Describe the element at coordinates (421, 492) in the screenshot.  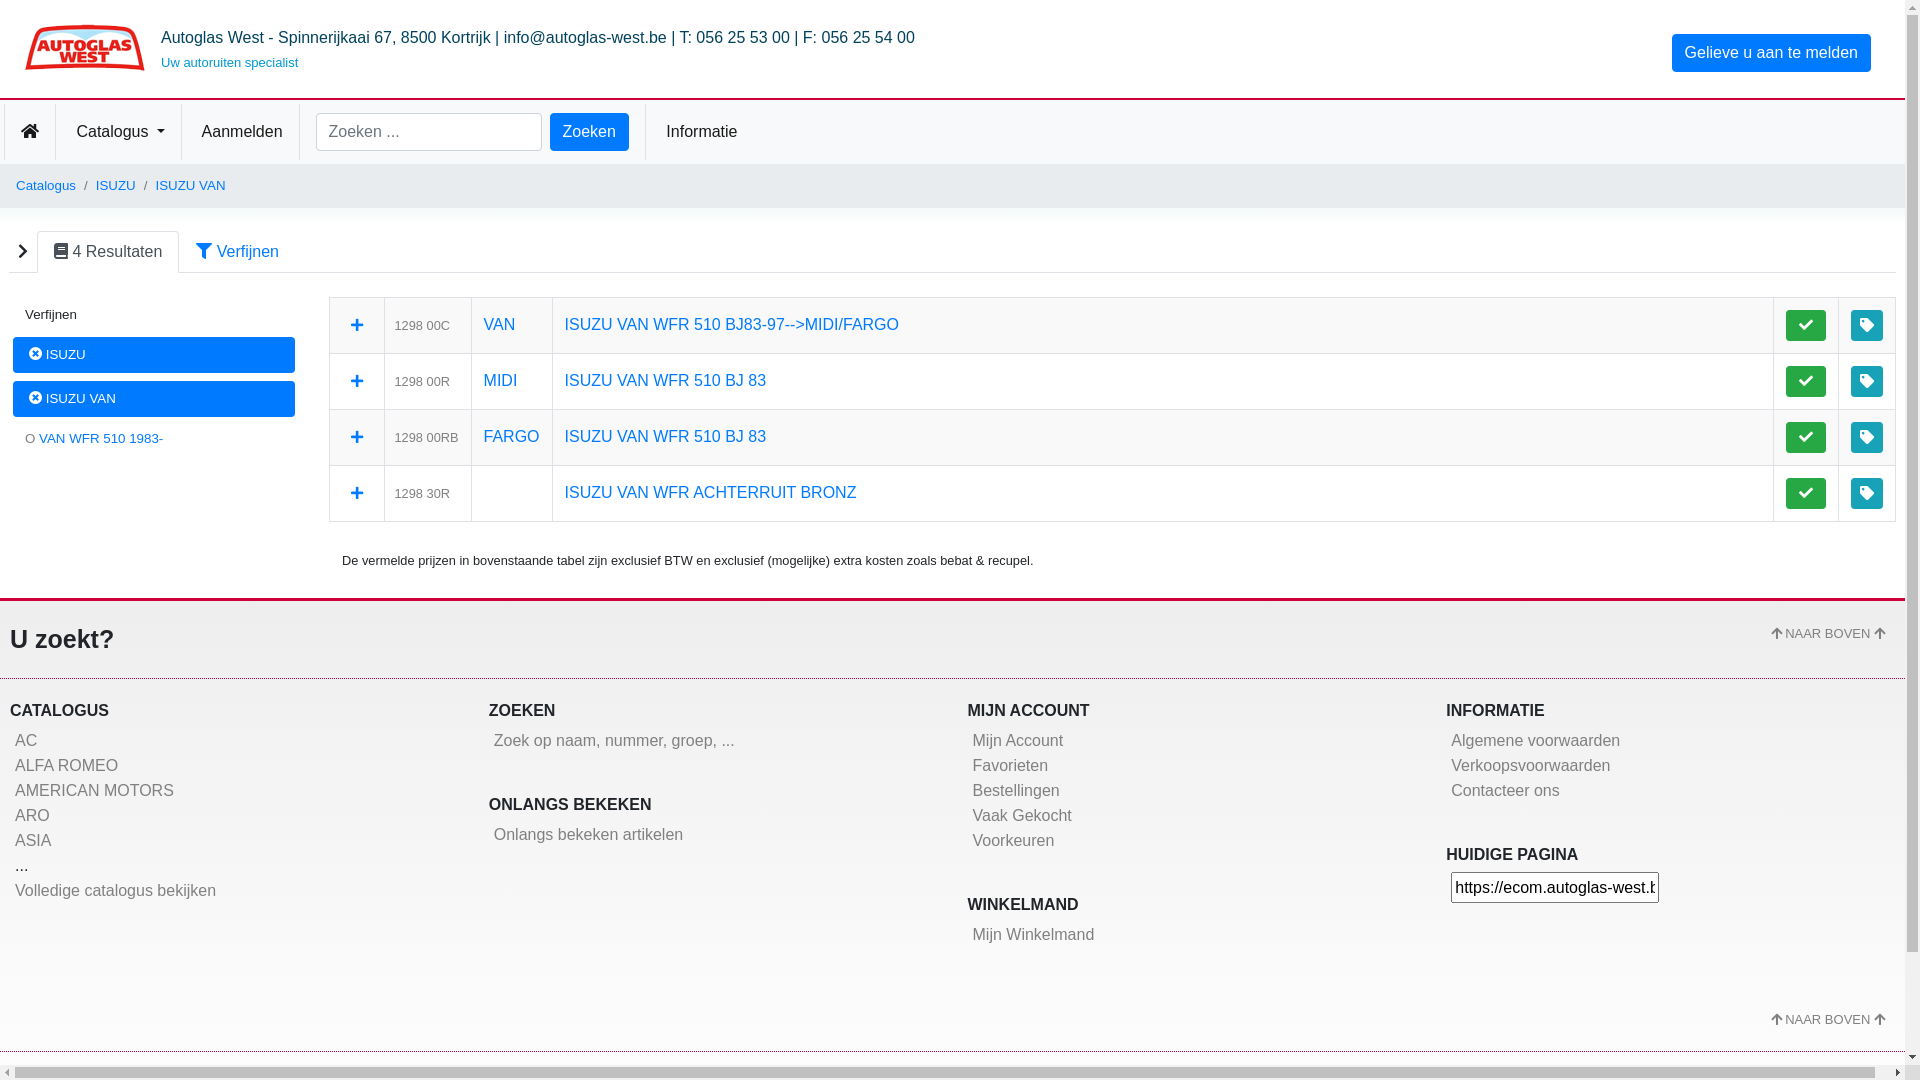
I see `'1298 30R'` at that location.